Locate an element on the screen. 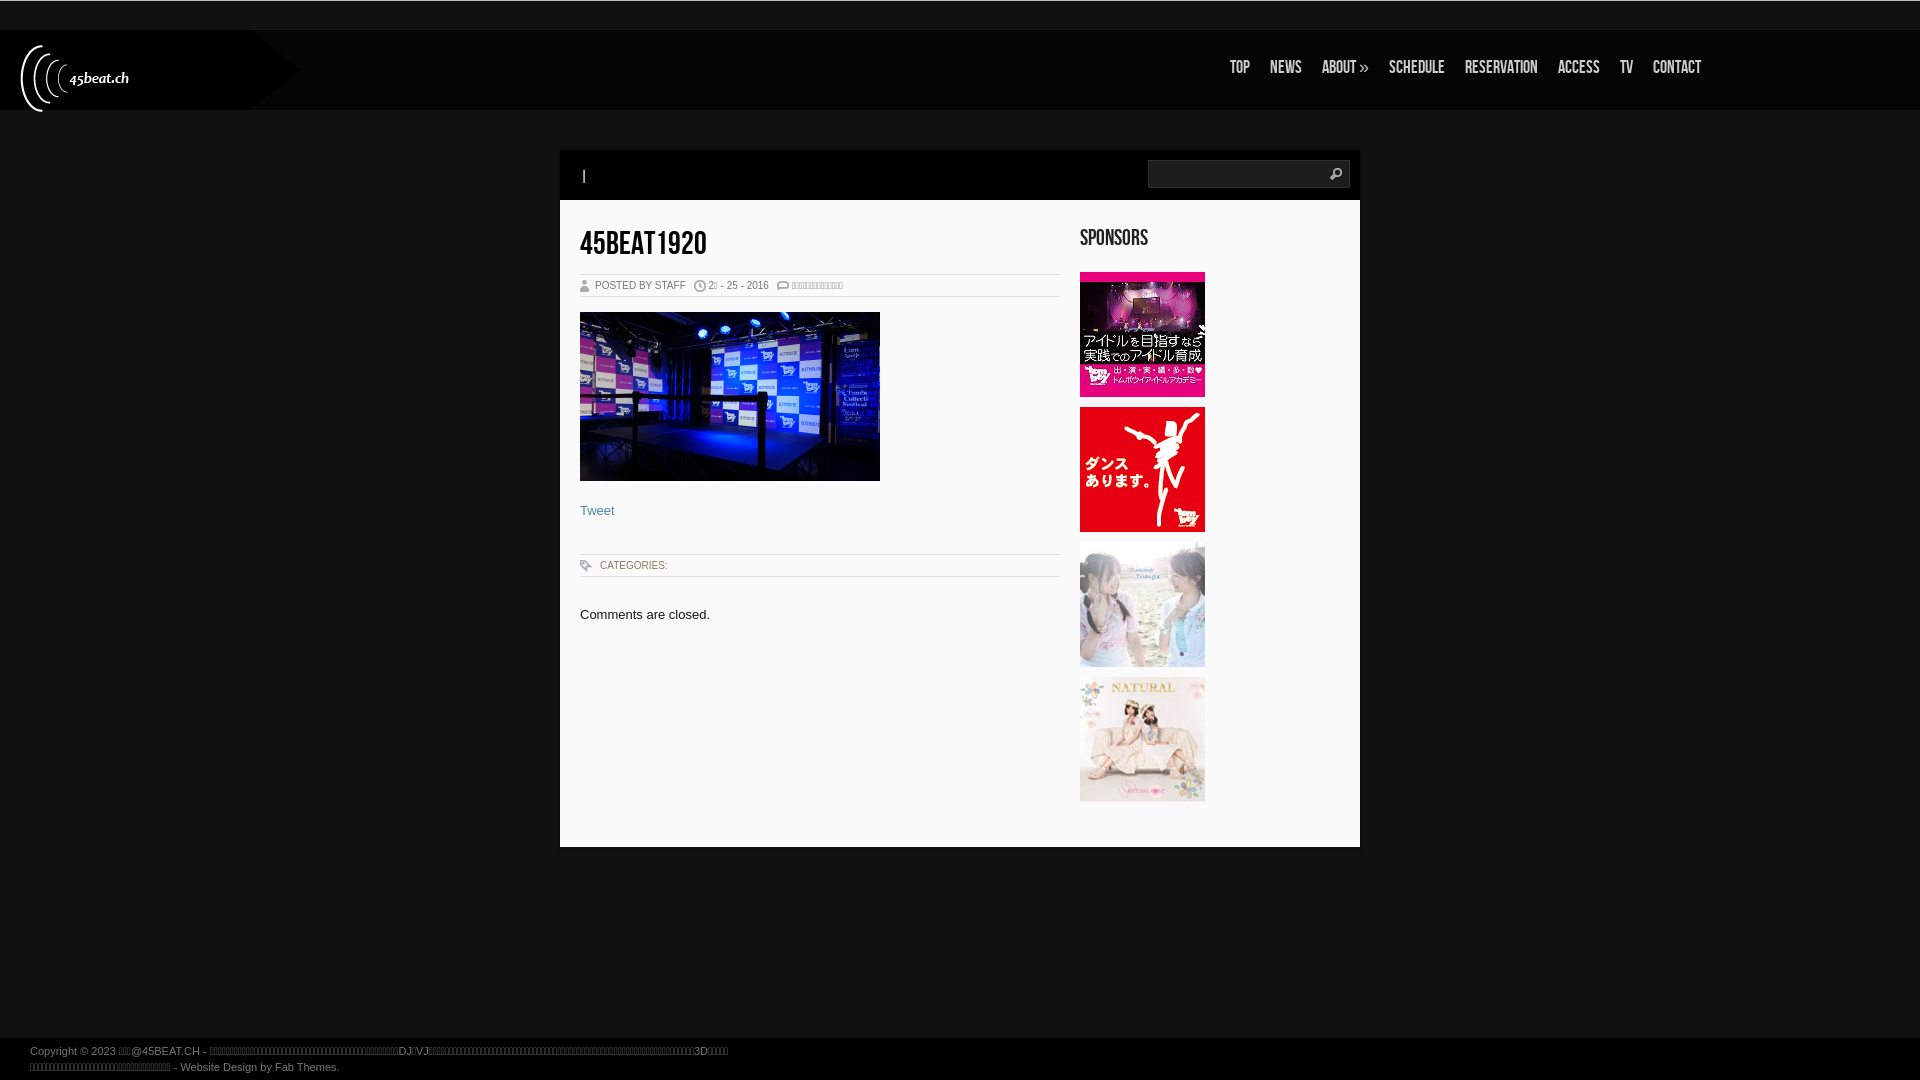 The width and height of the screenshot is (1920, 1080). 'TV' is located at coordinates (1626, 66).